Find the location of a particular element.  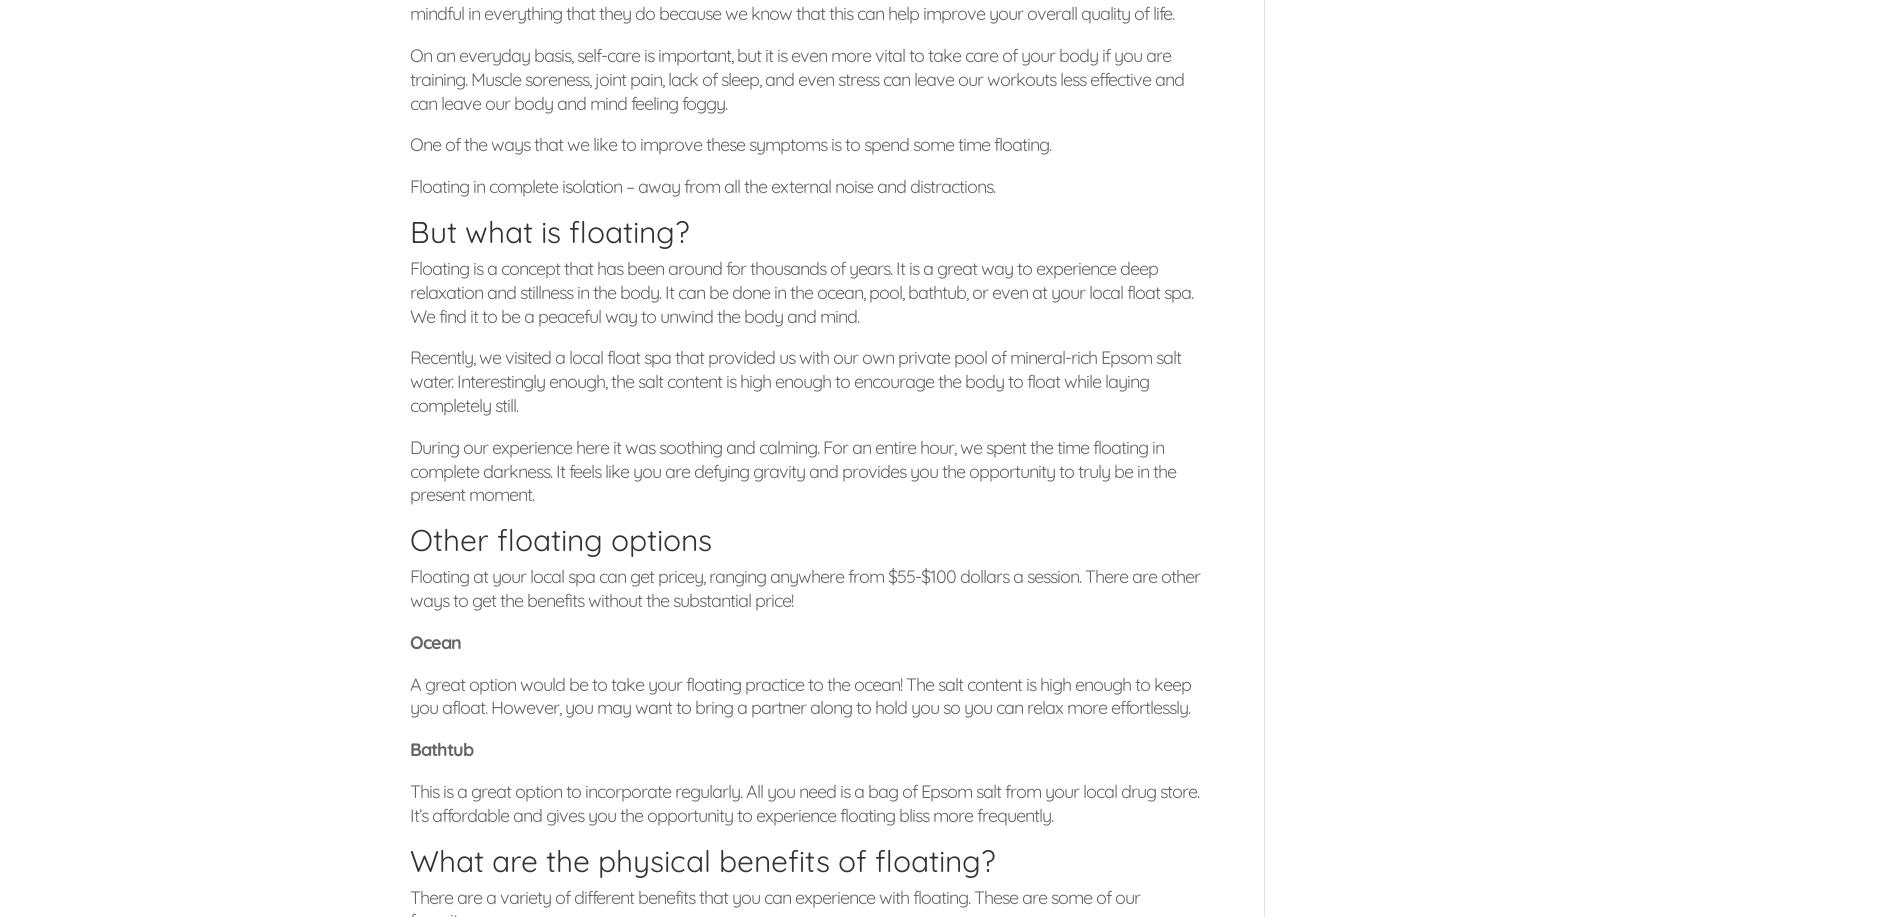

'Ocean' is located at coordinates (434, 640).